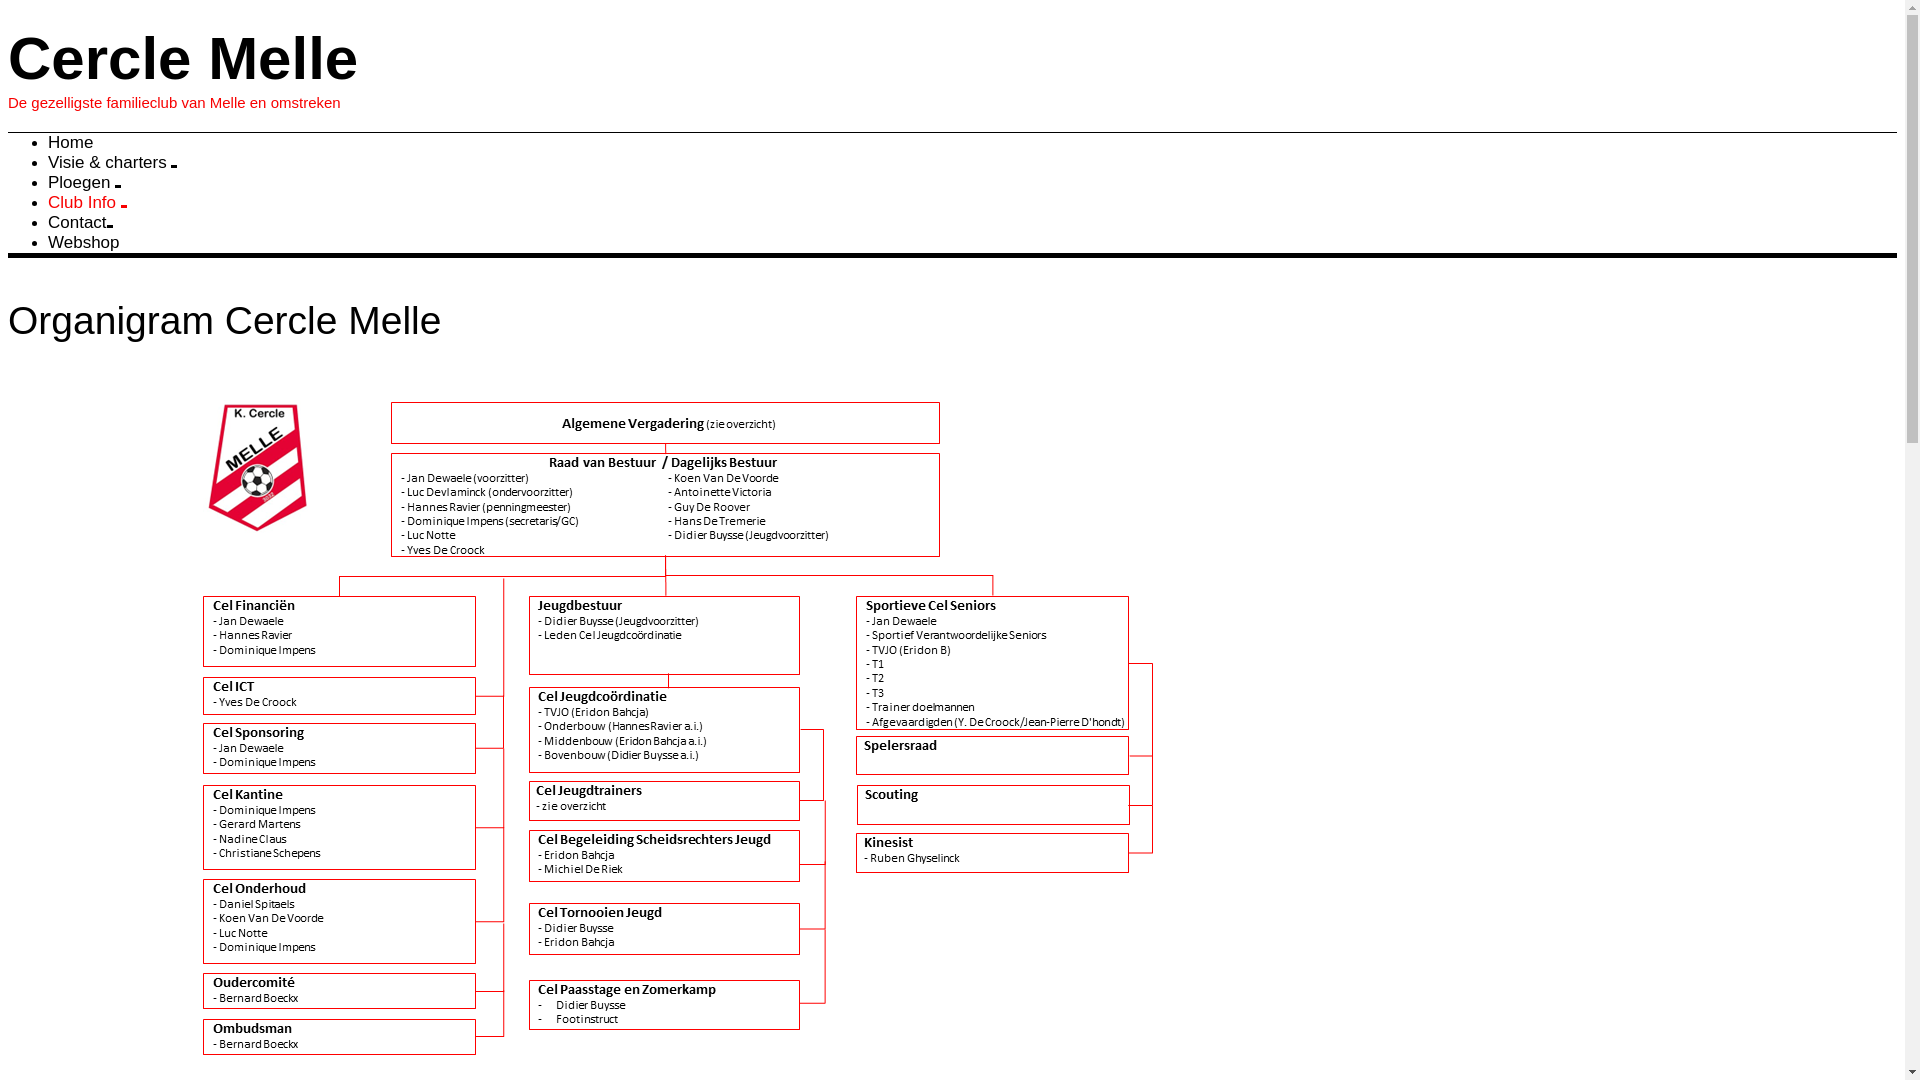 This screenshot has width=1920, height=1080. I want to click on 'Organigram Cercle Melle', so click(8, 319).